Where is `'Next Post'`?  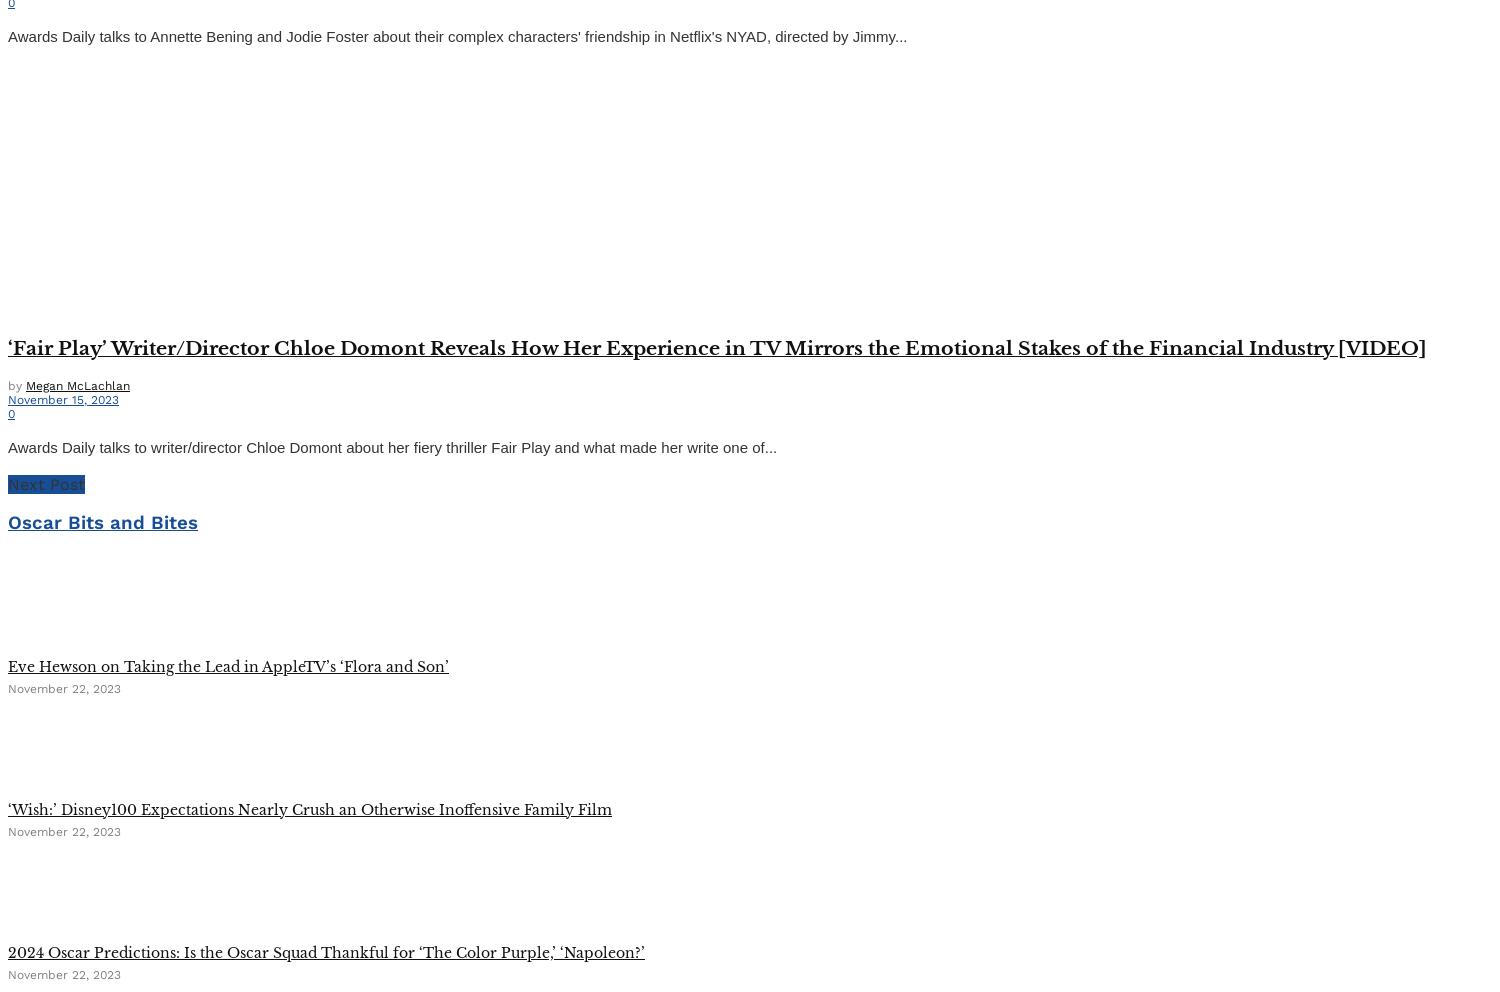
'Next Post' is located at coordinates (46, 483).